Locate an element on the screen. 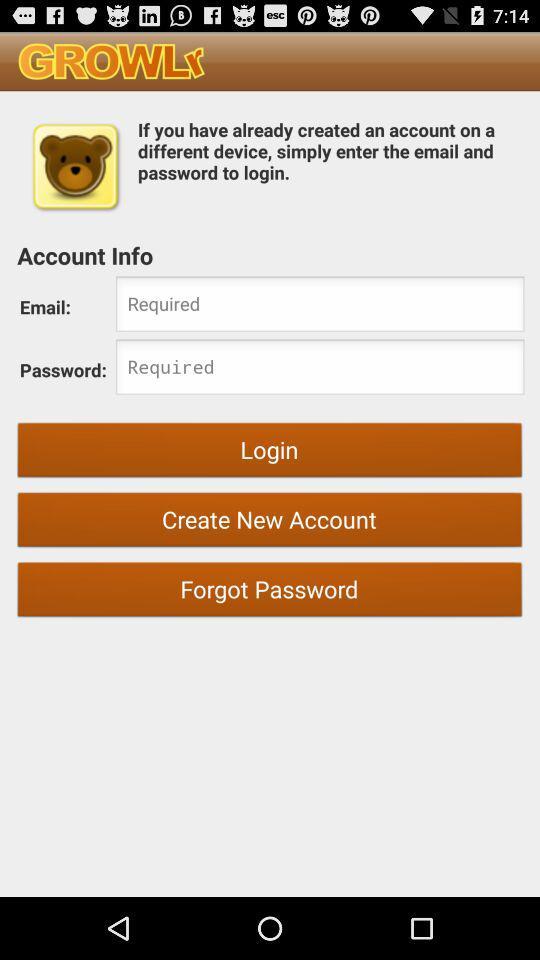 This screenshot has height=960, width=540. the field shown right to password is located at coordinates (320, 368).